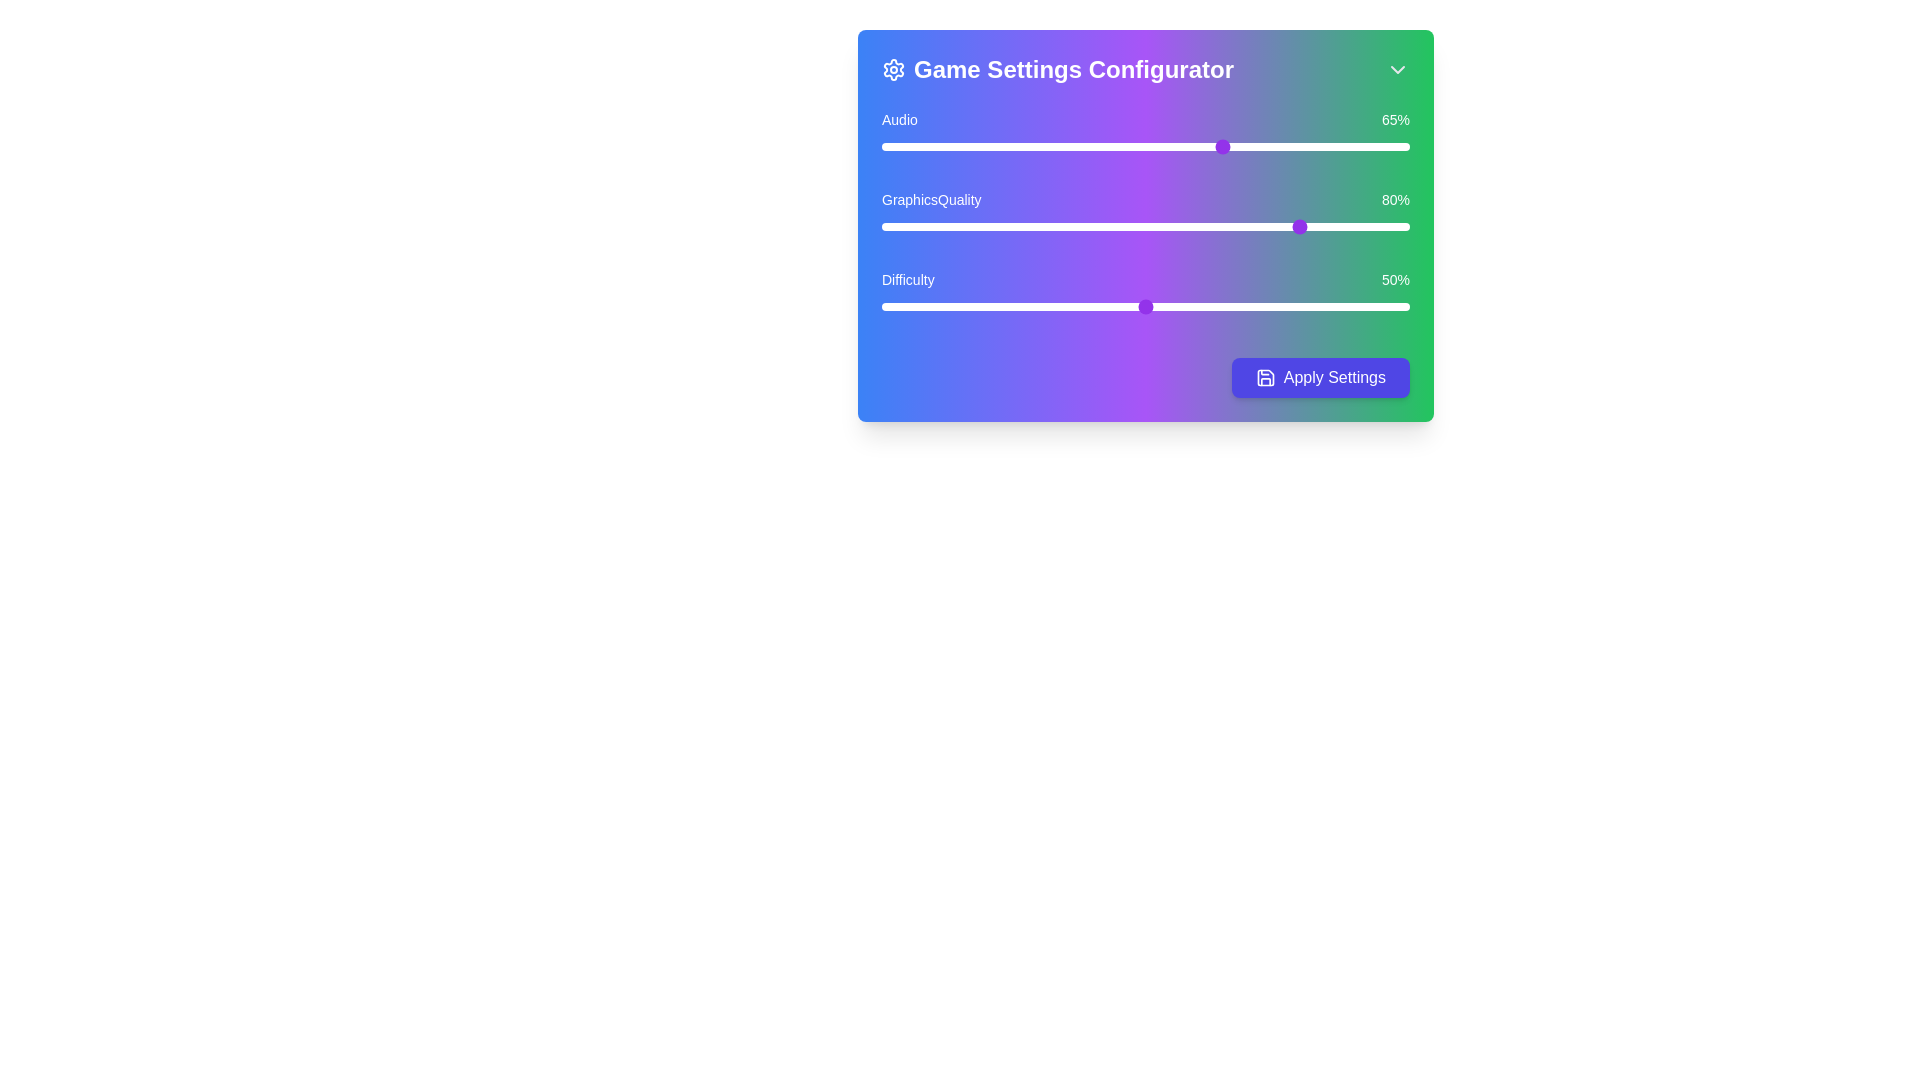  I want to click on the audio volume, so click(1208, 145).